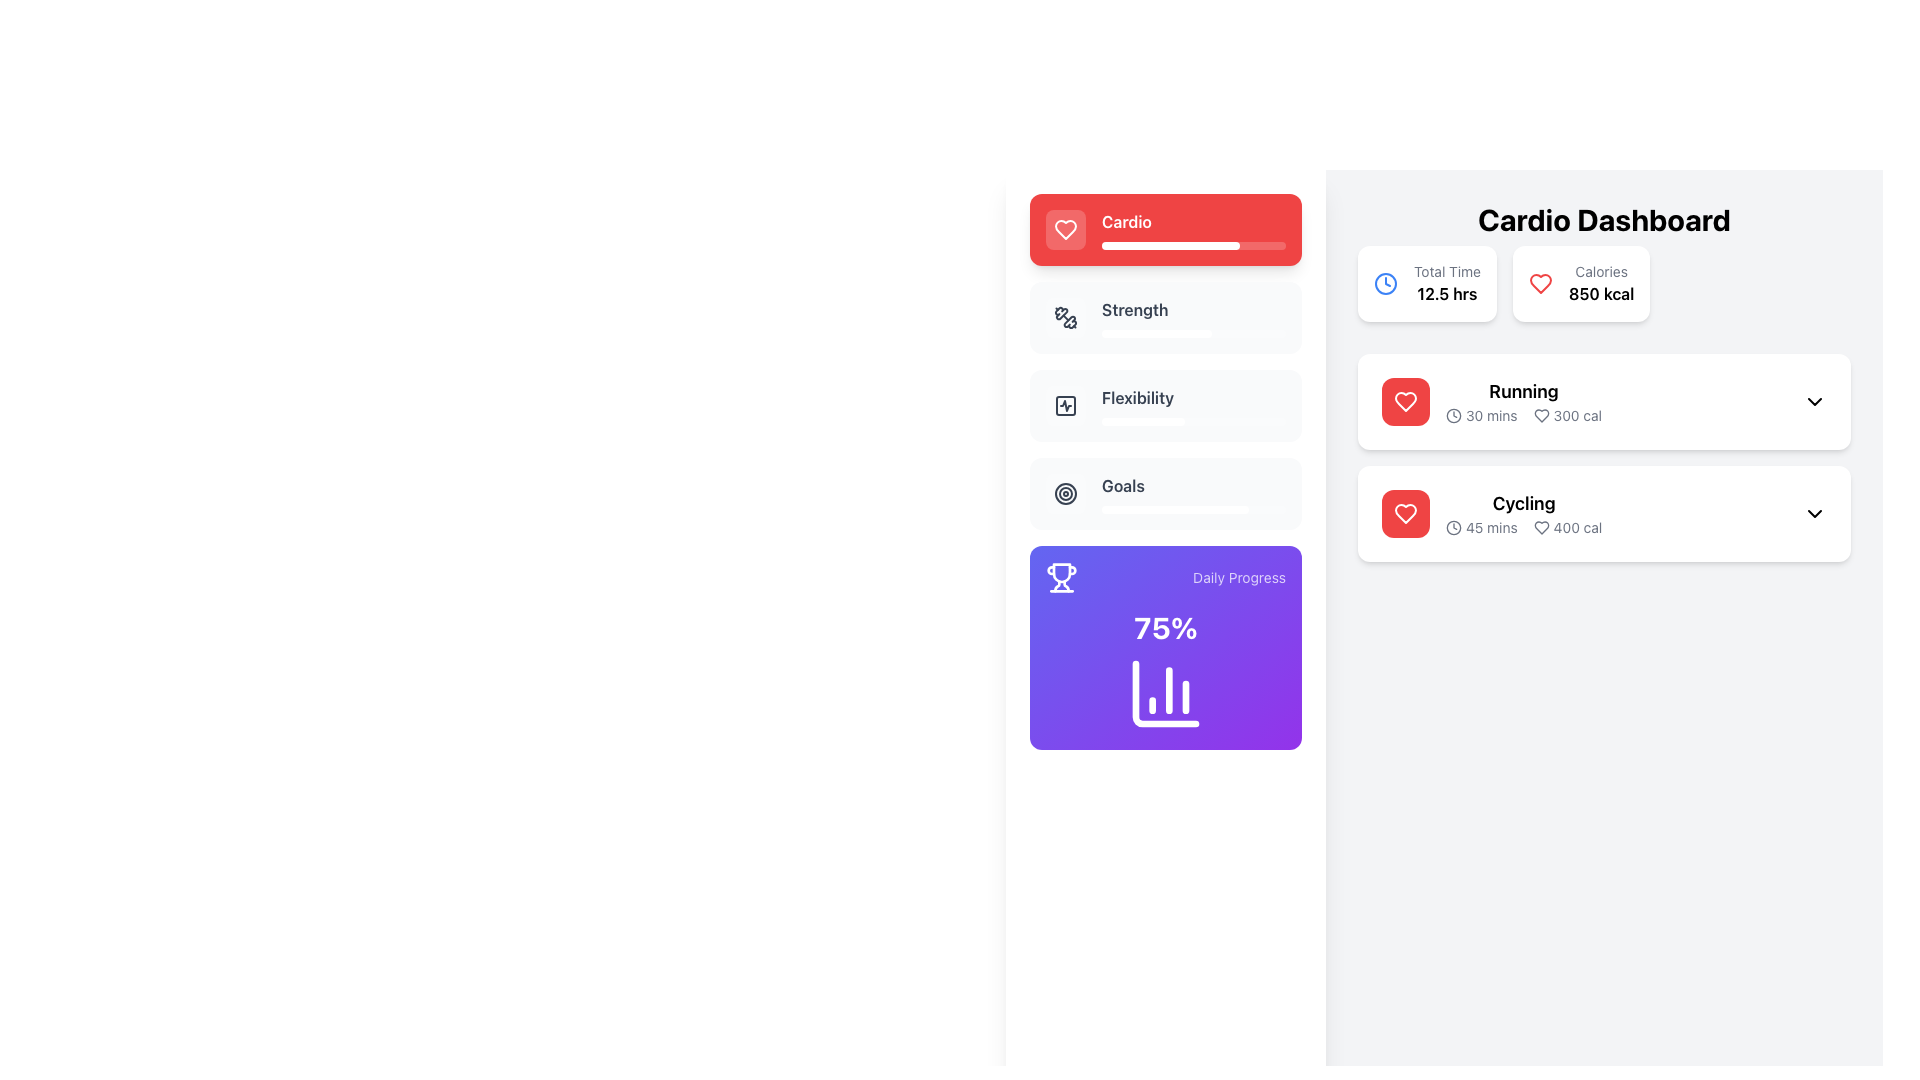 The height and width of the screenshot is (1080, 1920). Describe the element at coordinates (1060, 578) in the screenshot. I see `the decorative icon in the upper-left corner of the 'Daily Progress' card, which symbolizes achievement or goals` at that location.